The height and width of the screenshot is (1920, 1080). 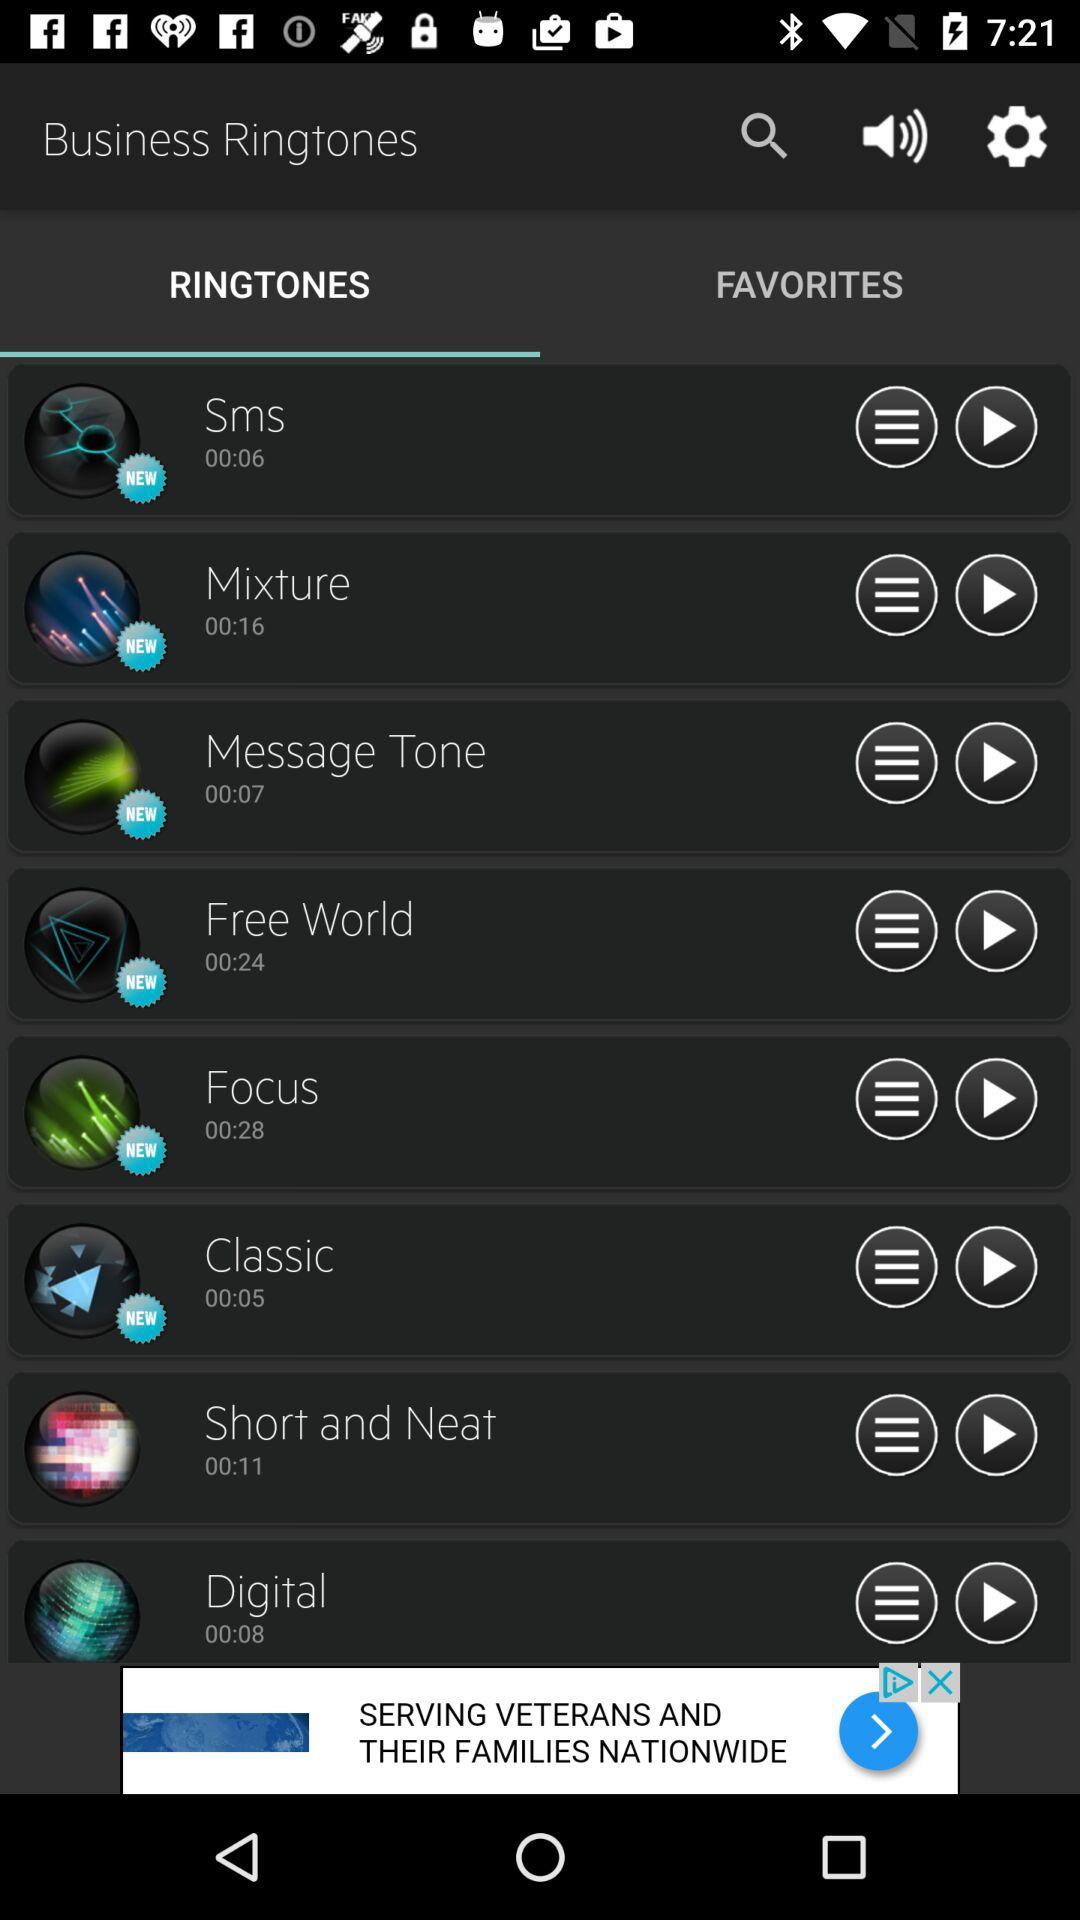 What do you see at coordinates (995, 595) in the screenshot?
I see `audio` at bounding box center [995, 595].